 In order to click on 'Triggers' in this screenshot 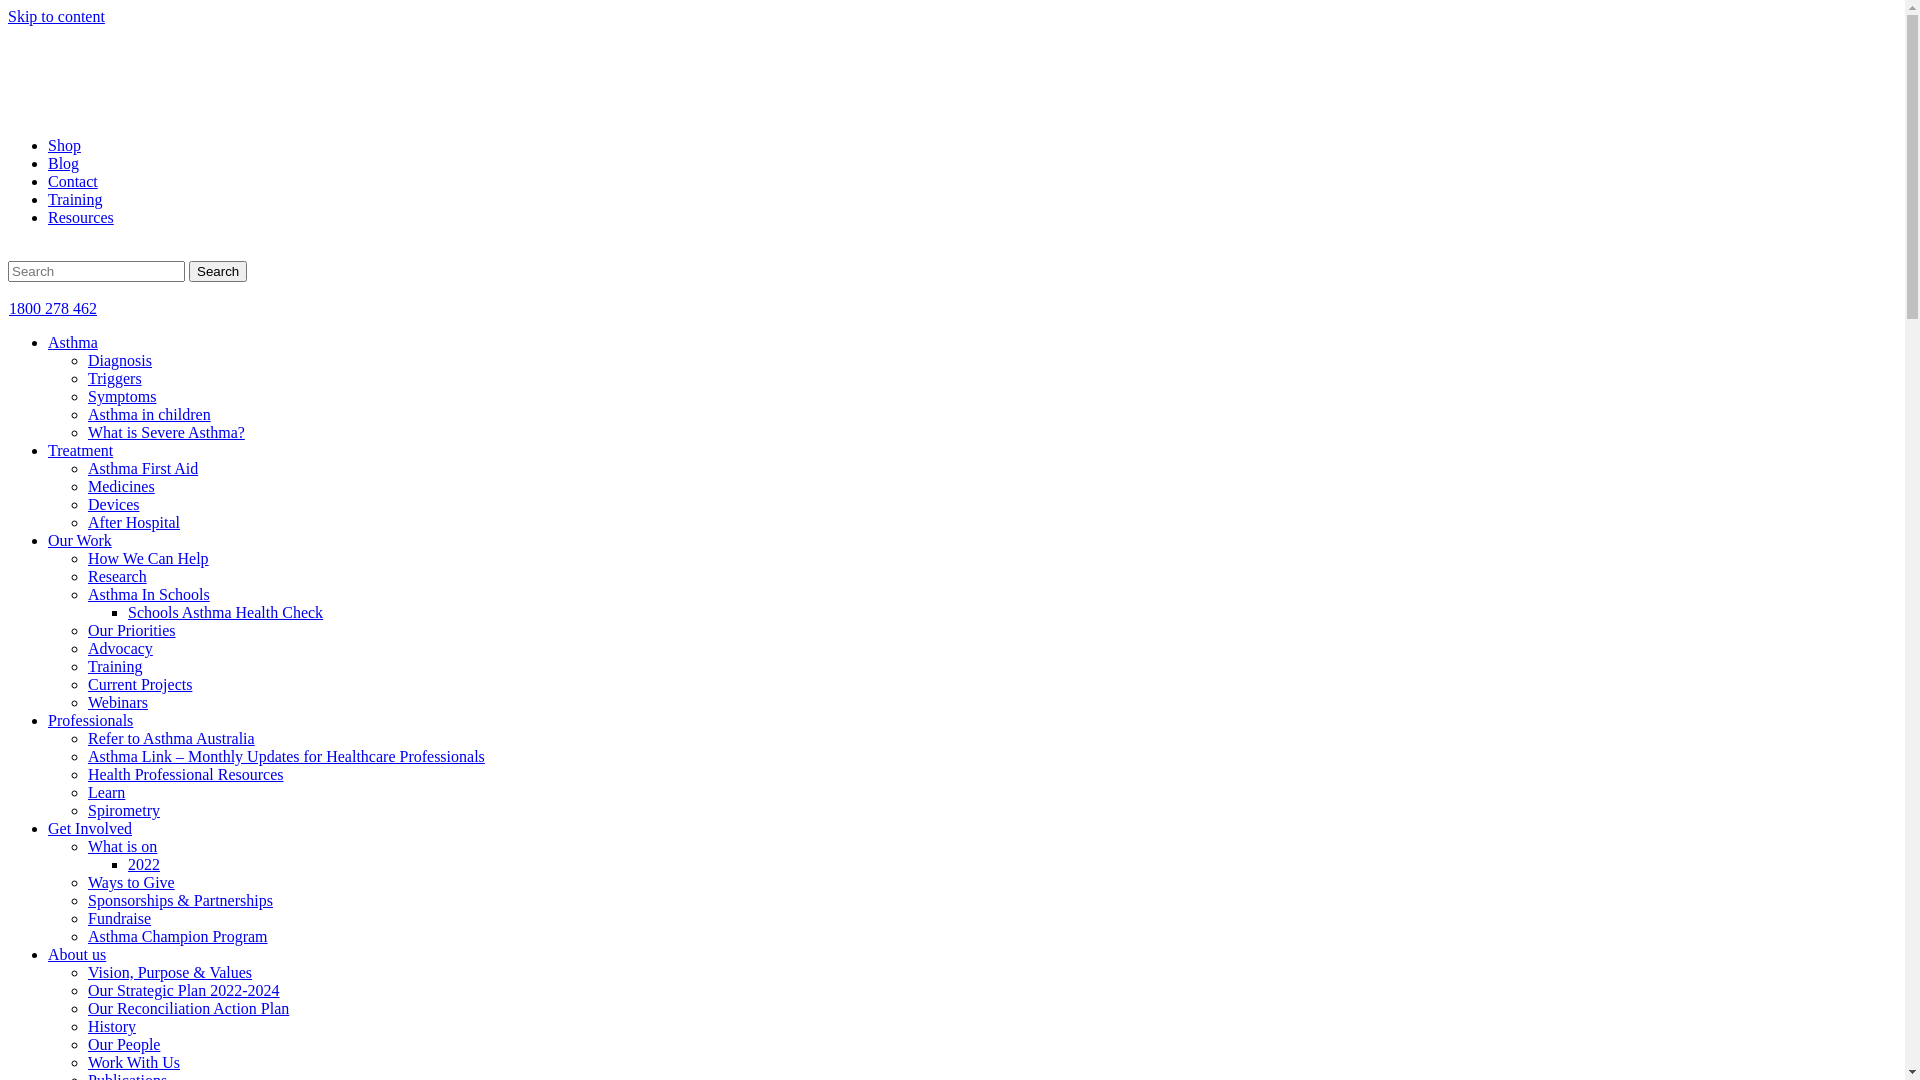, I will do `click(114, 378)`.